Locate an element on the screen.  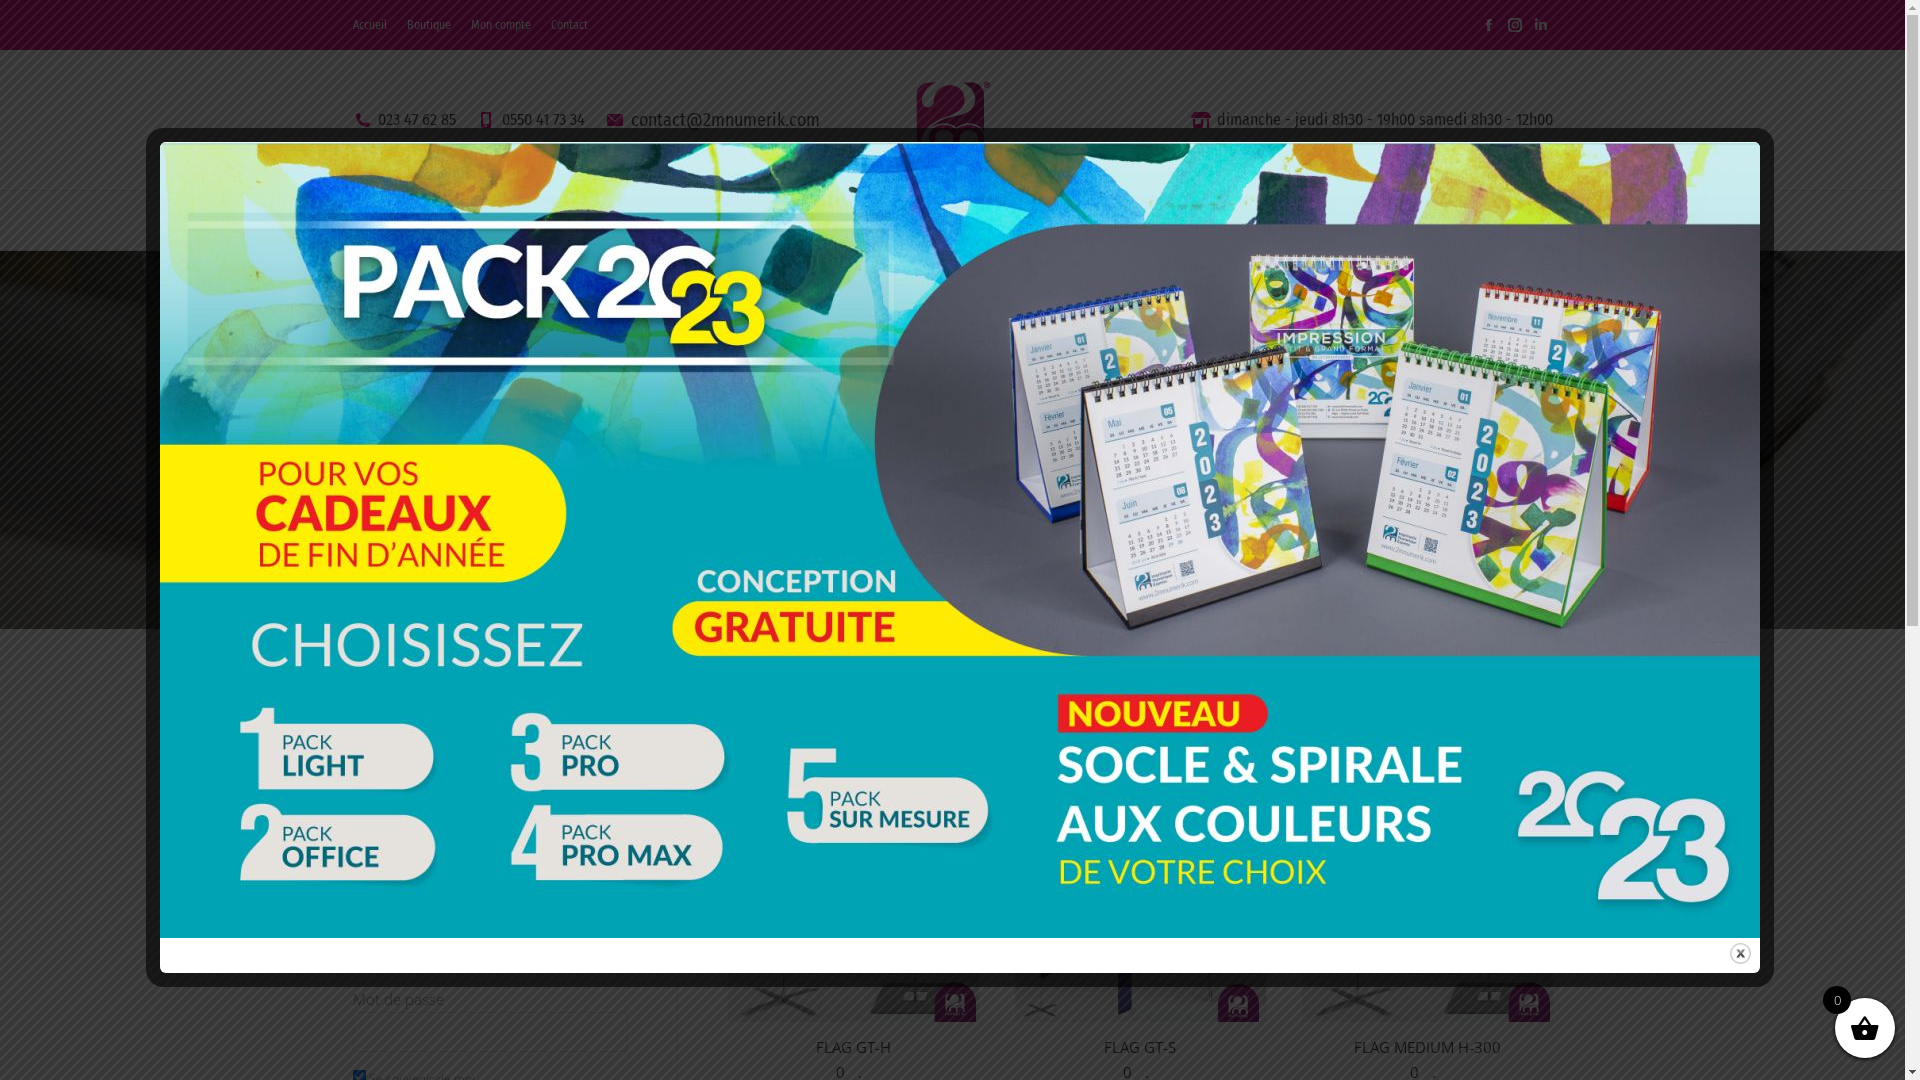
'LinkedIn page opens in new window' is located at coordinates (1526, 24).